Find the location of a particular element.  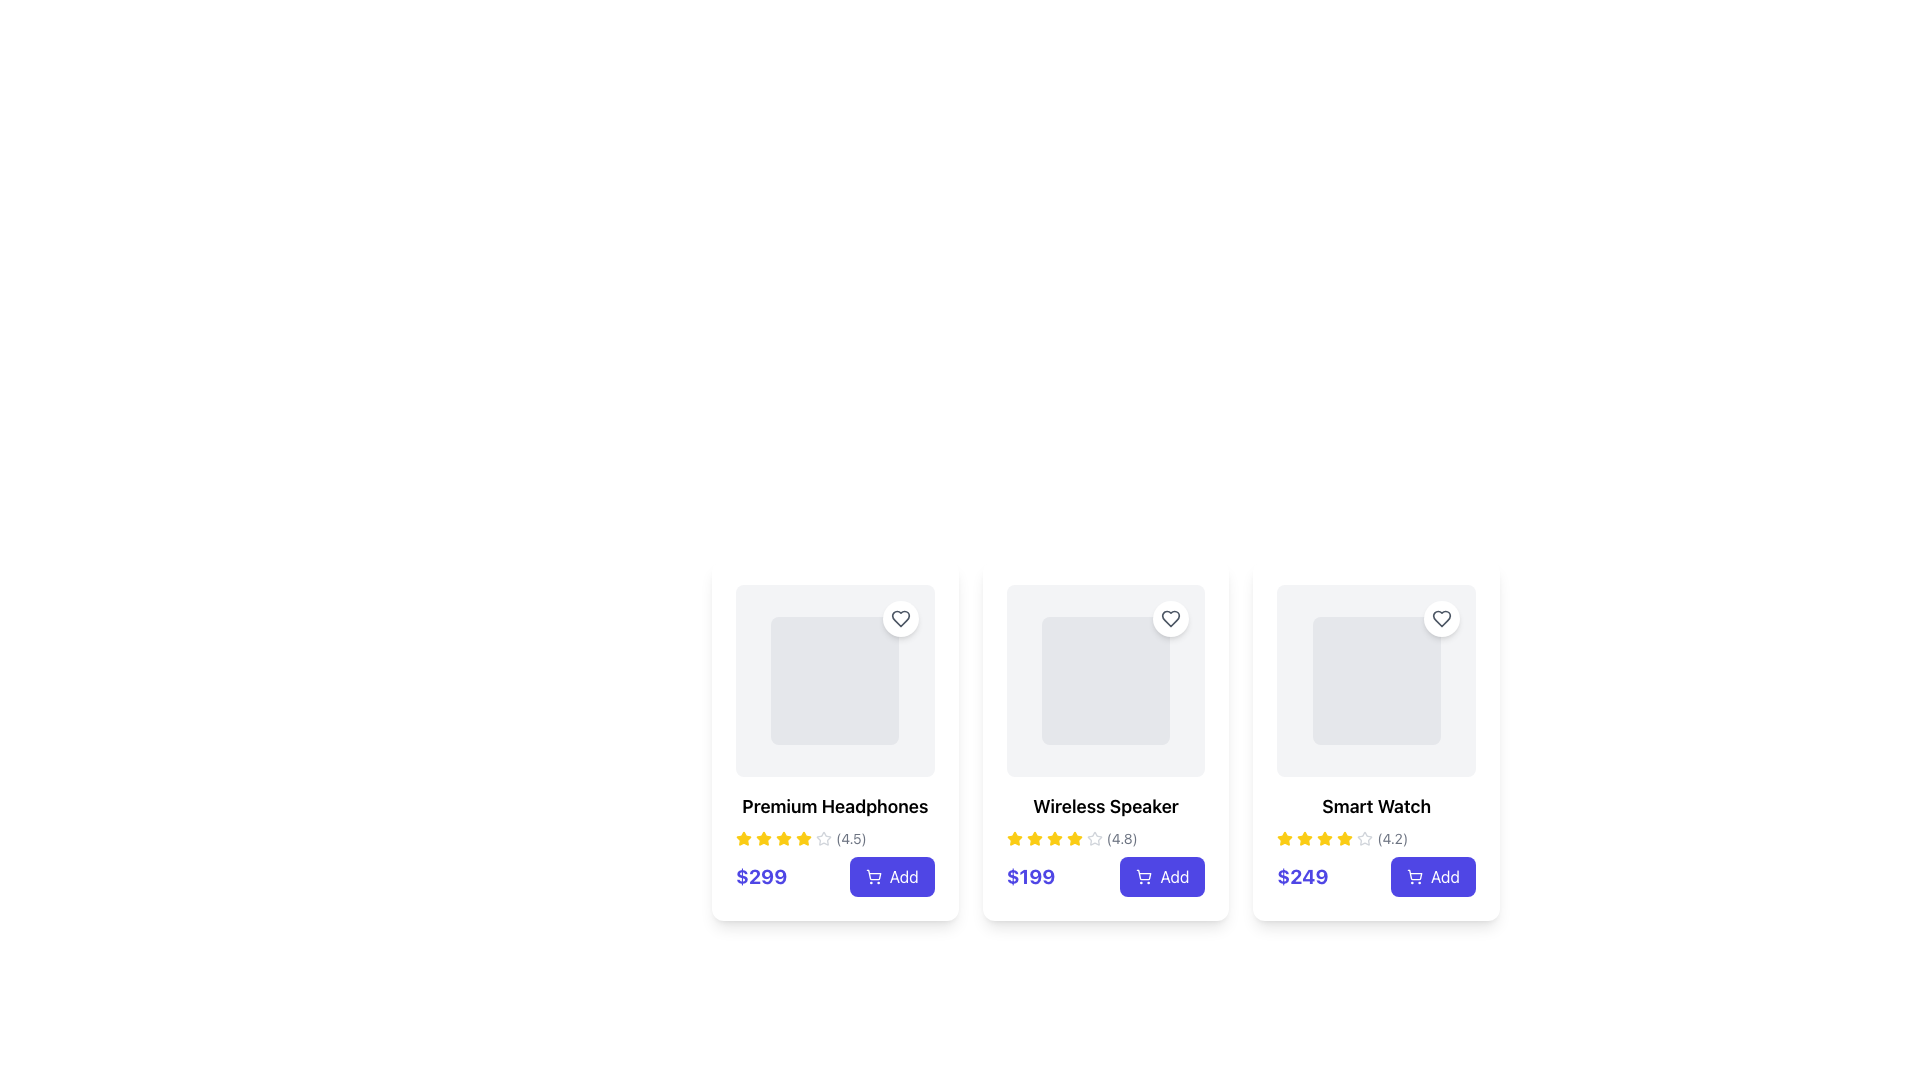

displayed average rating for the Smart Watch product, located to the rightmost part of the star-rating group in the product card is located at coordinates (1391, 839).